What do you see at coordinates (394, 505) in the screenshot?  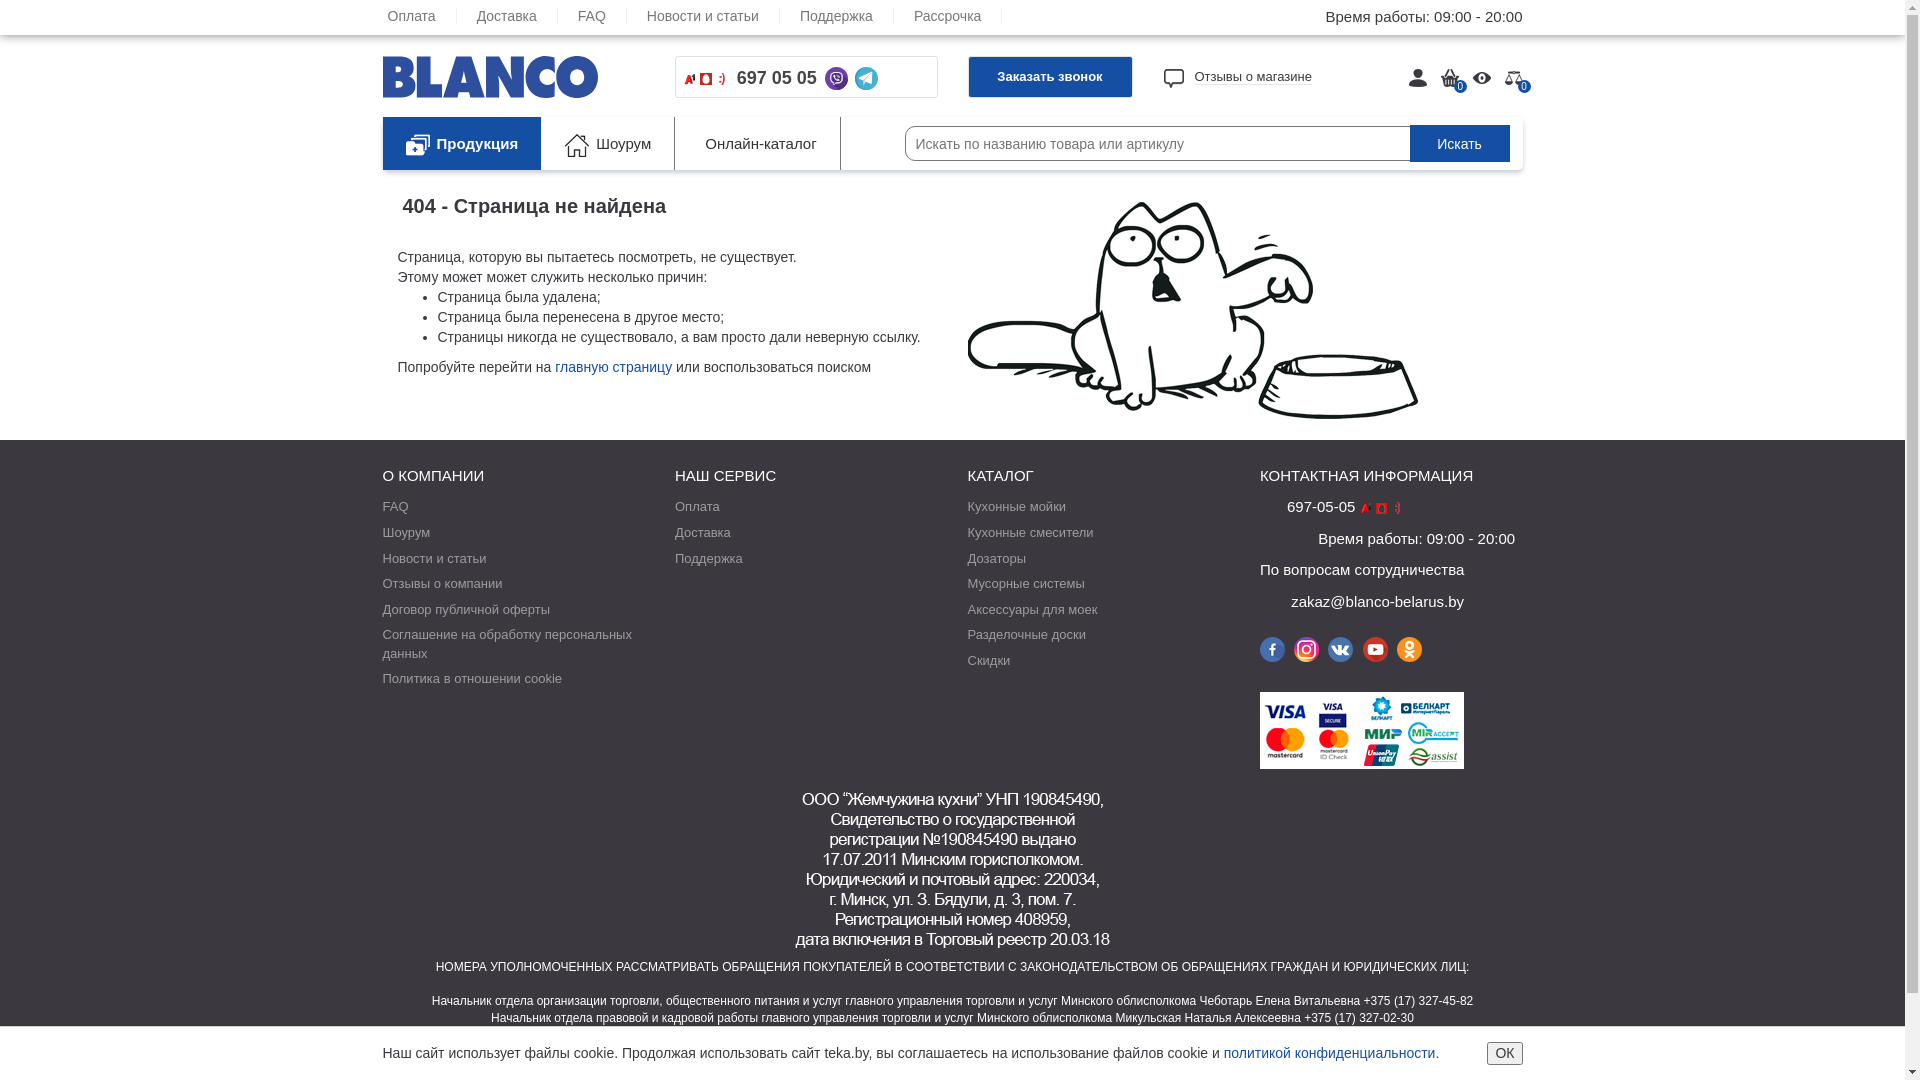 I see `'FAQ'` at bounding box center [394, 505].